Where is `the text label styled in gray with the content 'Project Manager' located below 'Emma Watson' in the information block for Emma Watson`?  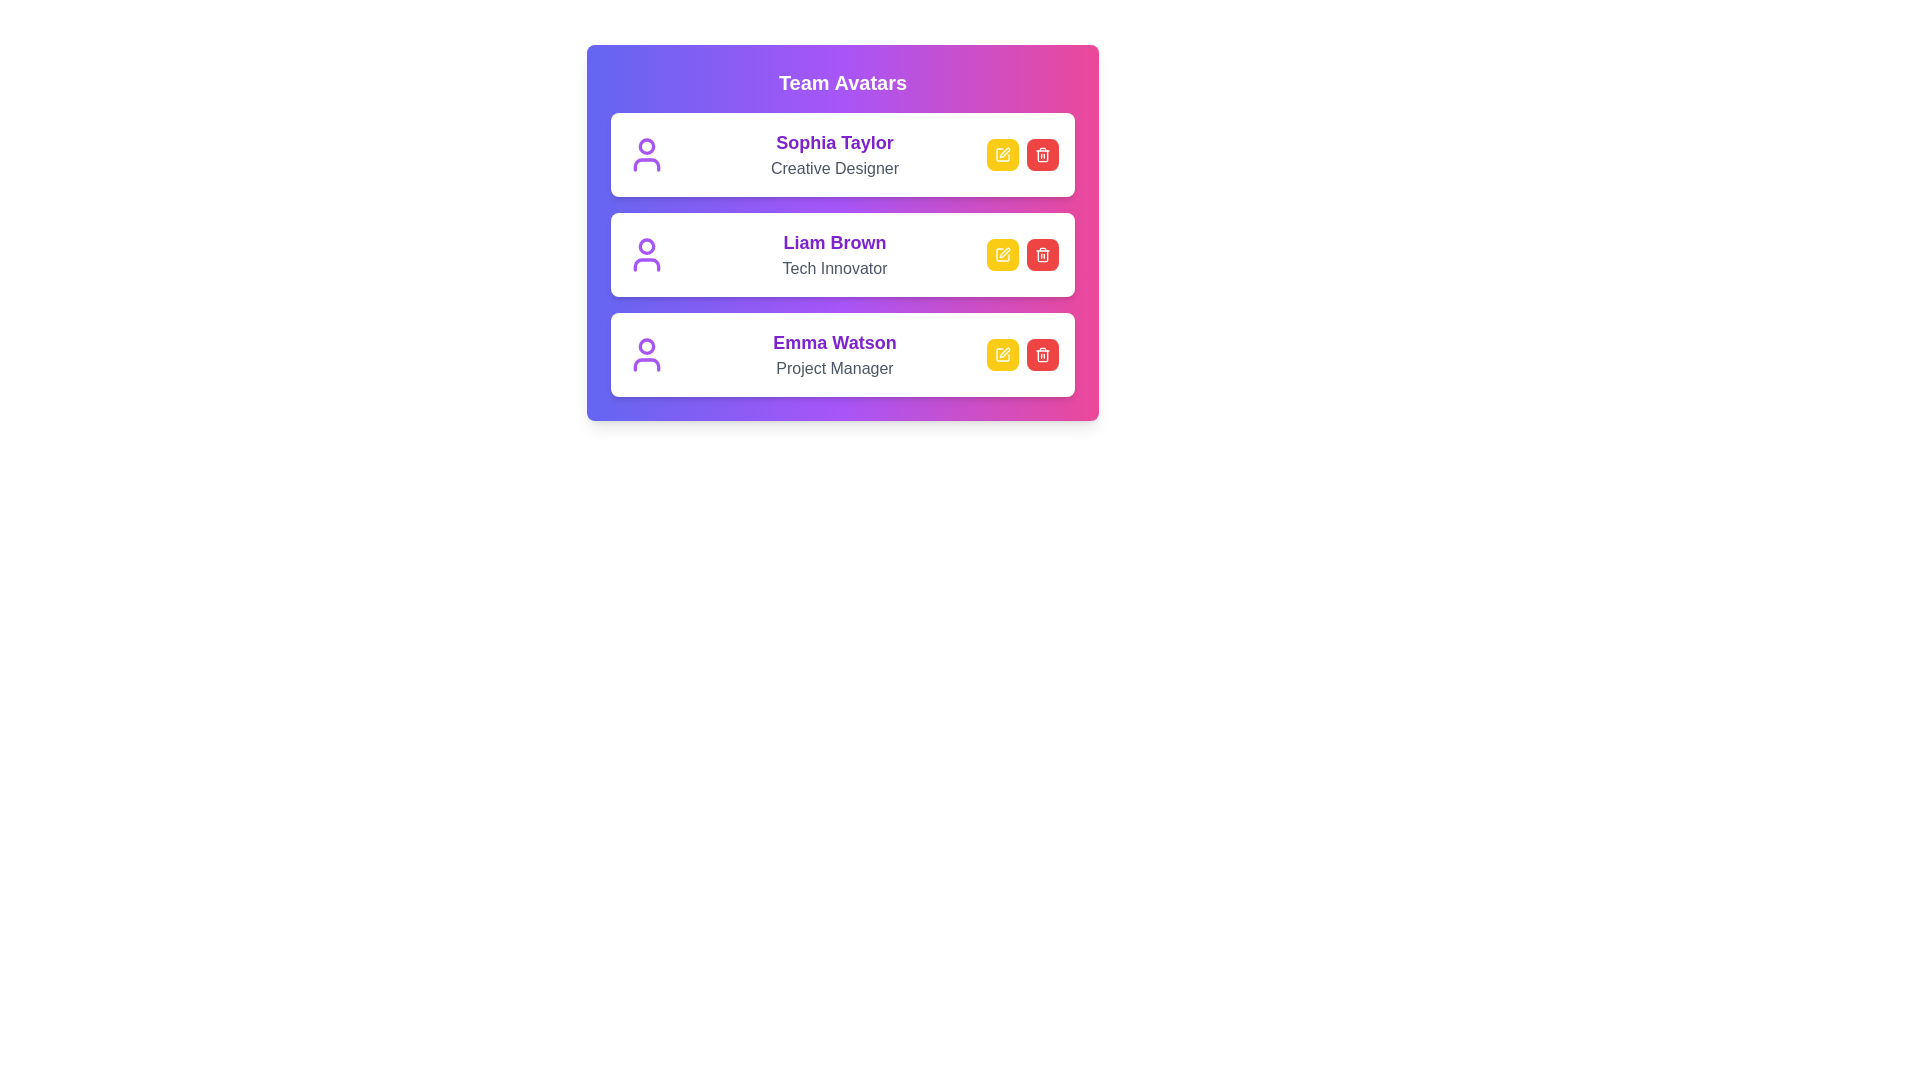
the text label styled in gray with the content 'Project Manager' located below 'Emma Watson' in the information block for Emma Watson is located at coordinates (835, 369).